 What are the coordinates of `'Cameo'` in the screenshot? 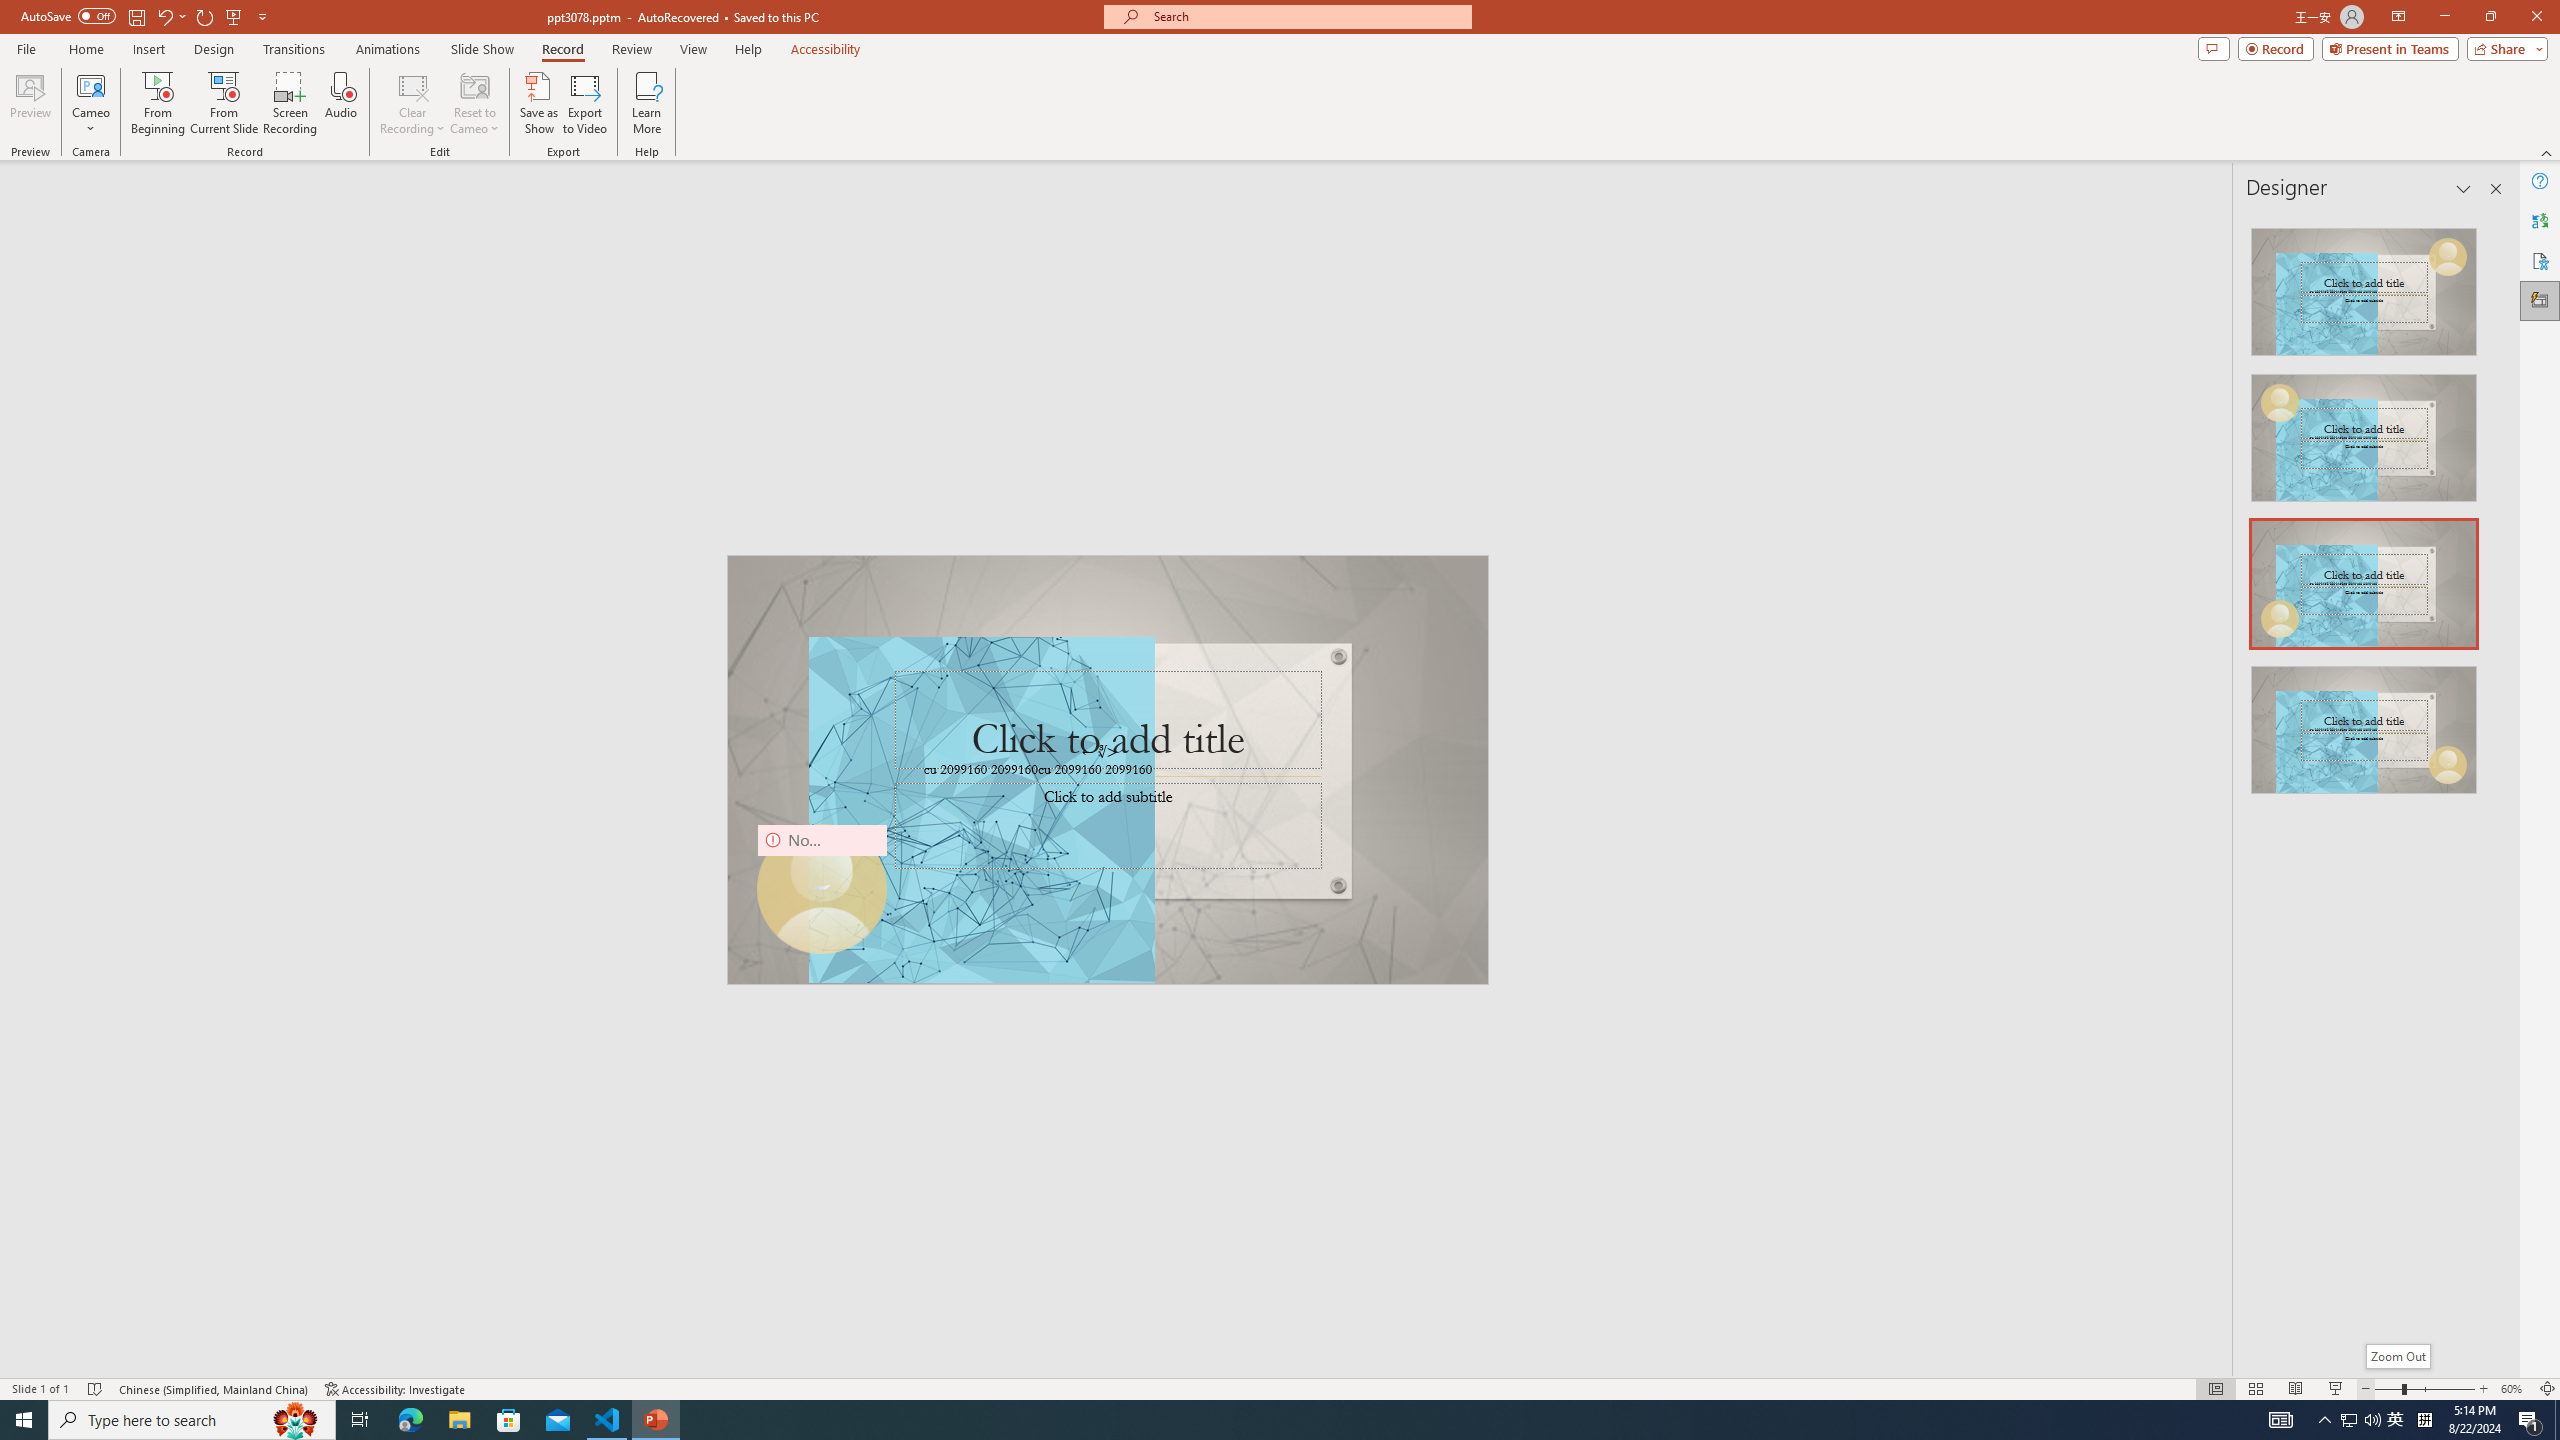 It's located at (89, 103).